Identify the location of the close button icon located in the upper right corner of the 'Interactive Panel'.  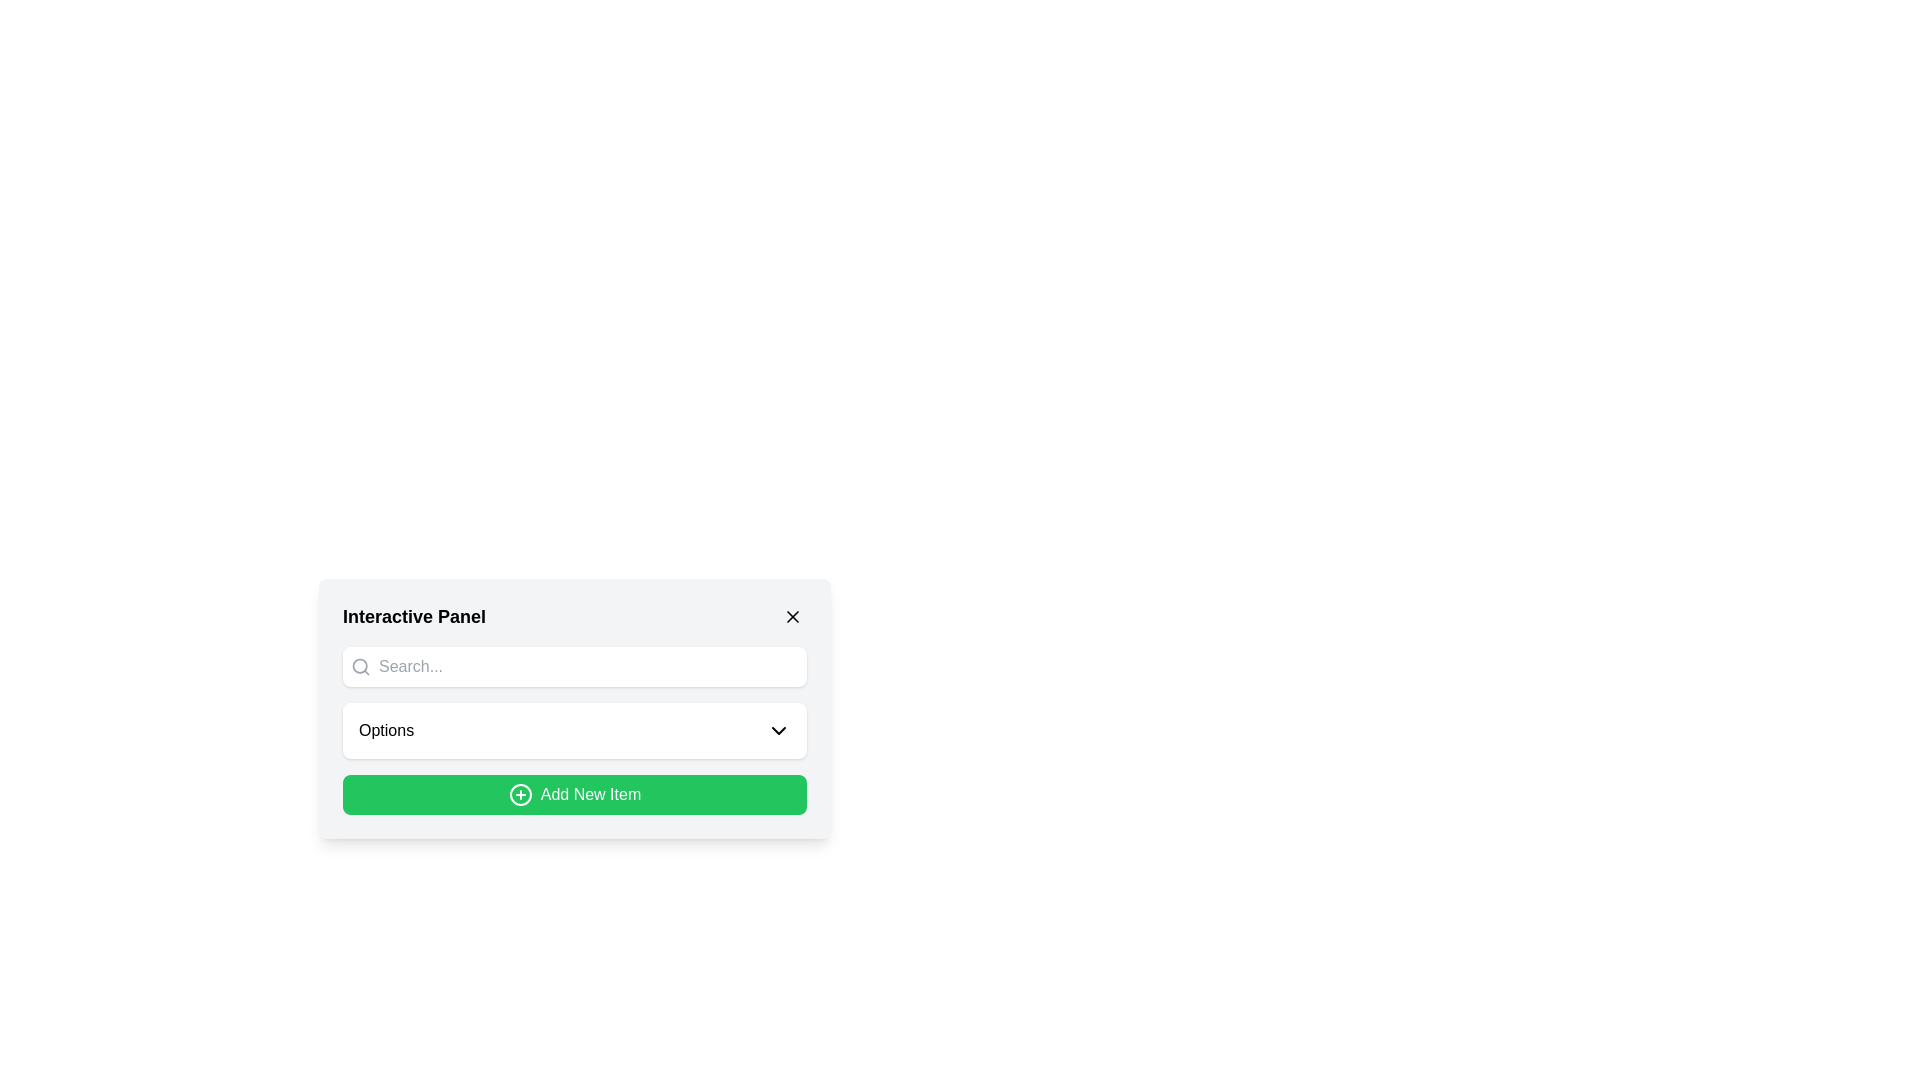
(791, 616).